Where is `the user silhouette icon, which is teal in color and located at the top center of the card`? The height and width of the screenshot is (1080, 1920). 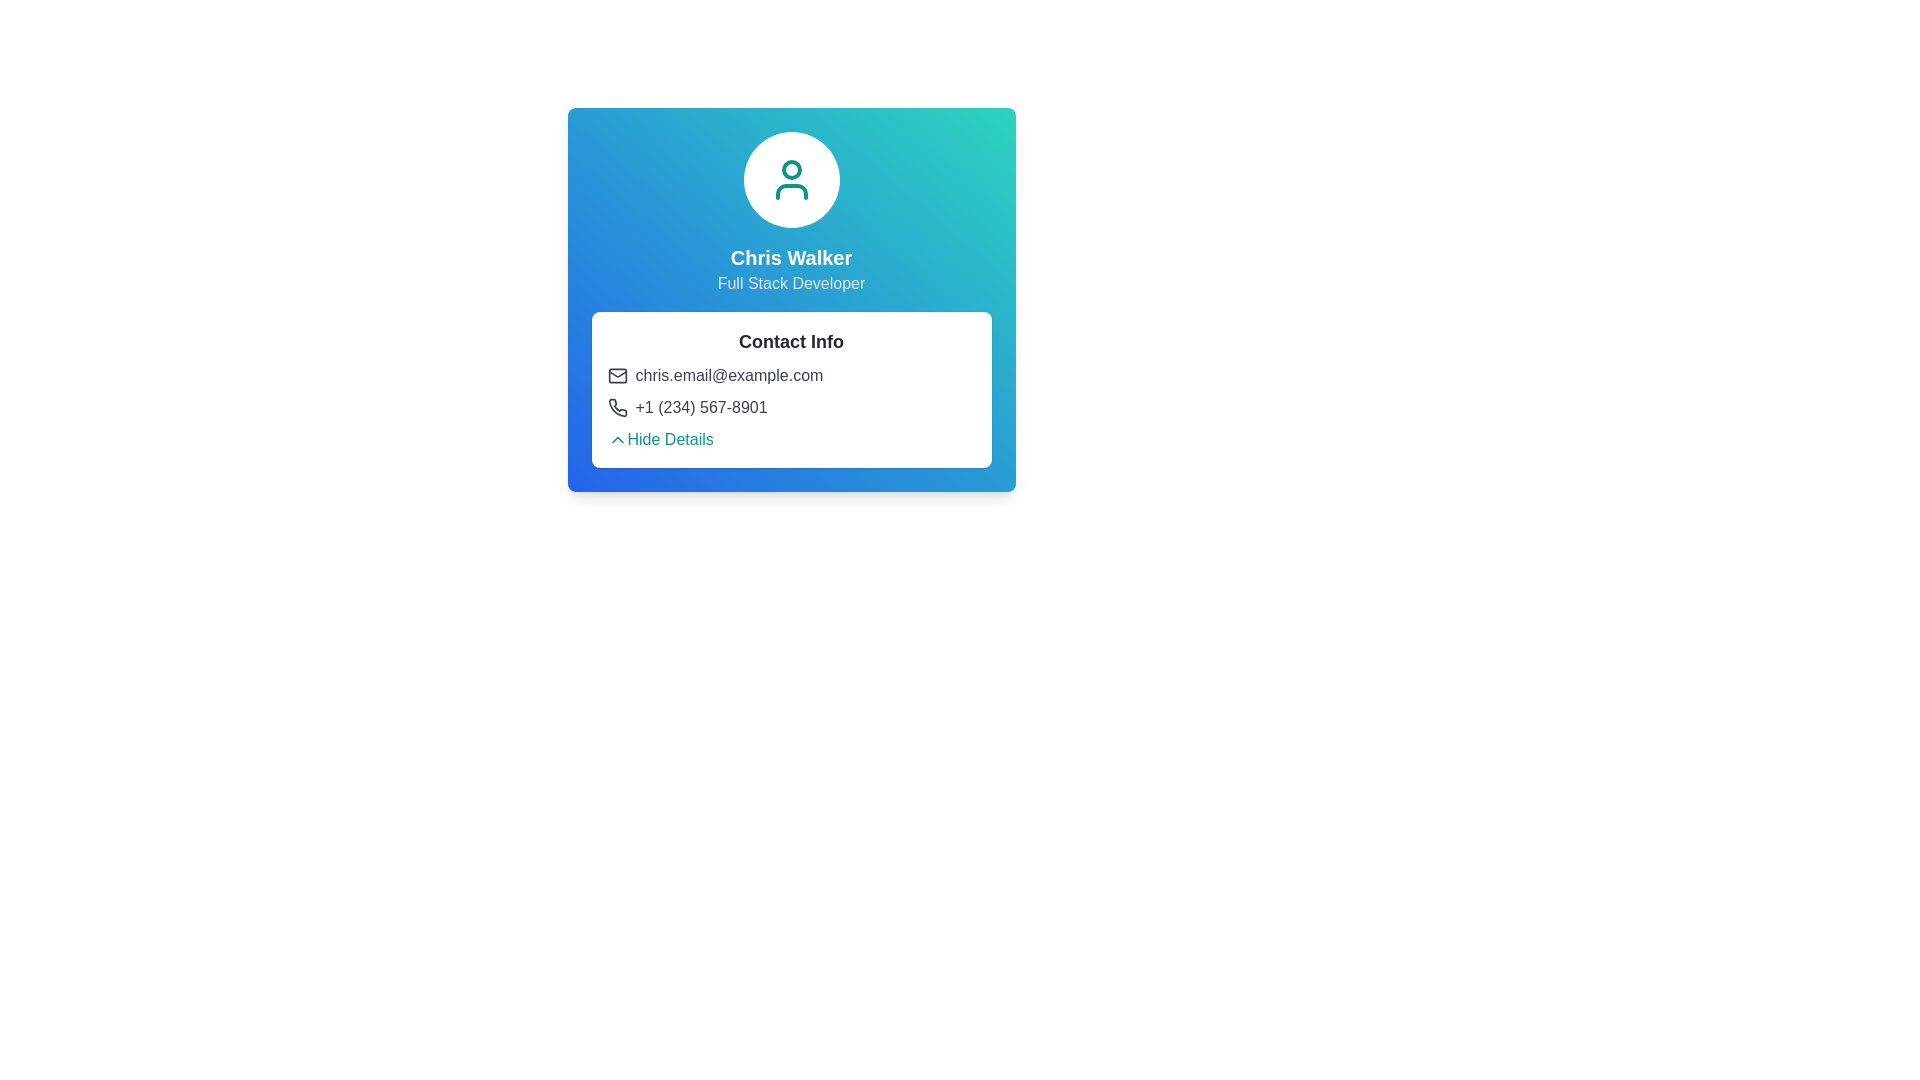
the user silhouette icon, which is teal in color and located at the top center of the card is located at coordinates (790, 180).